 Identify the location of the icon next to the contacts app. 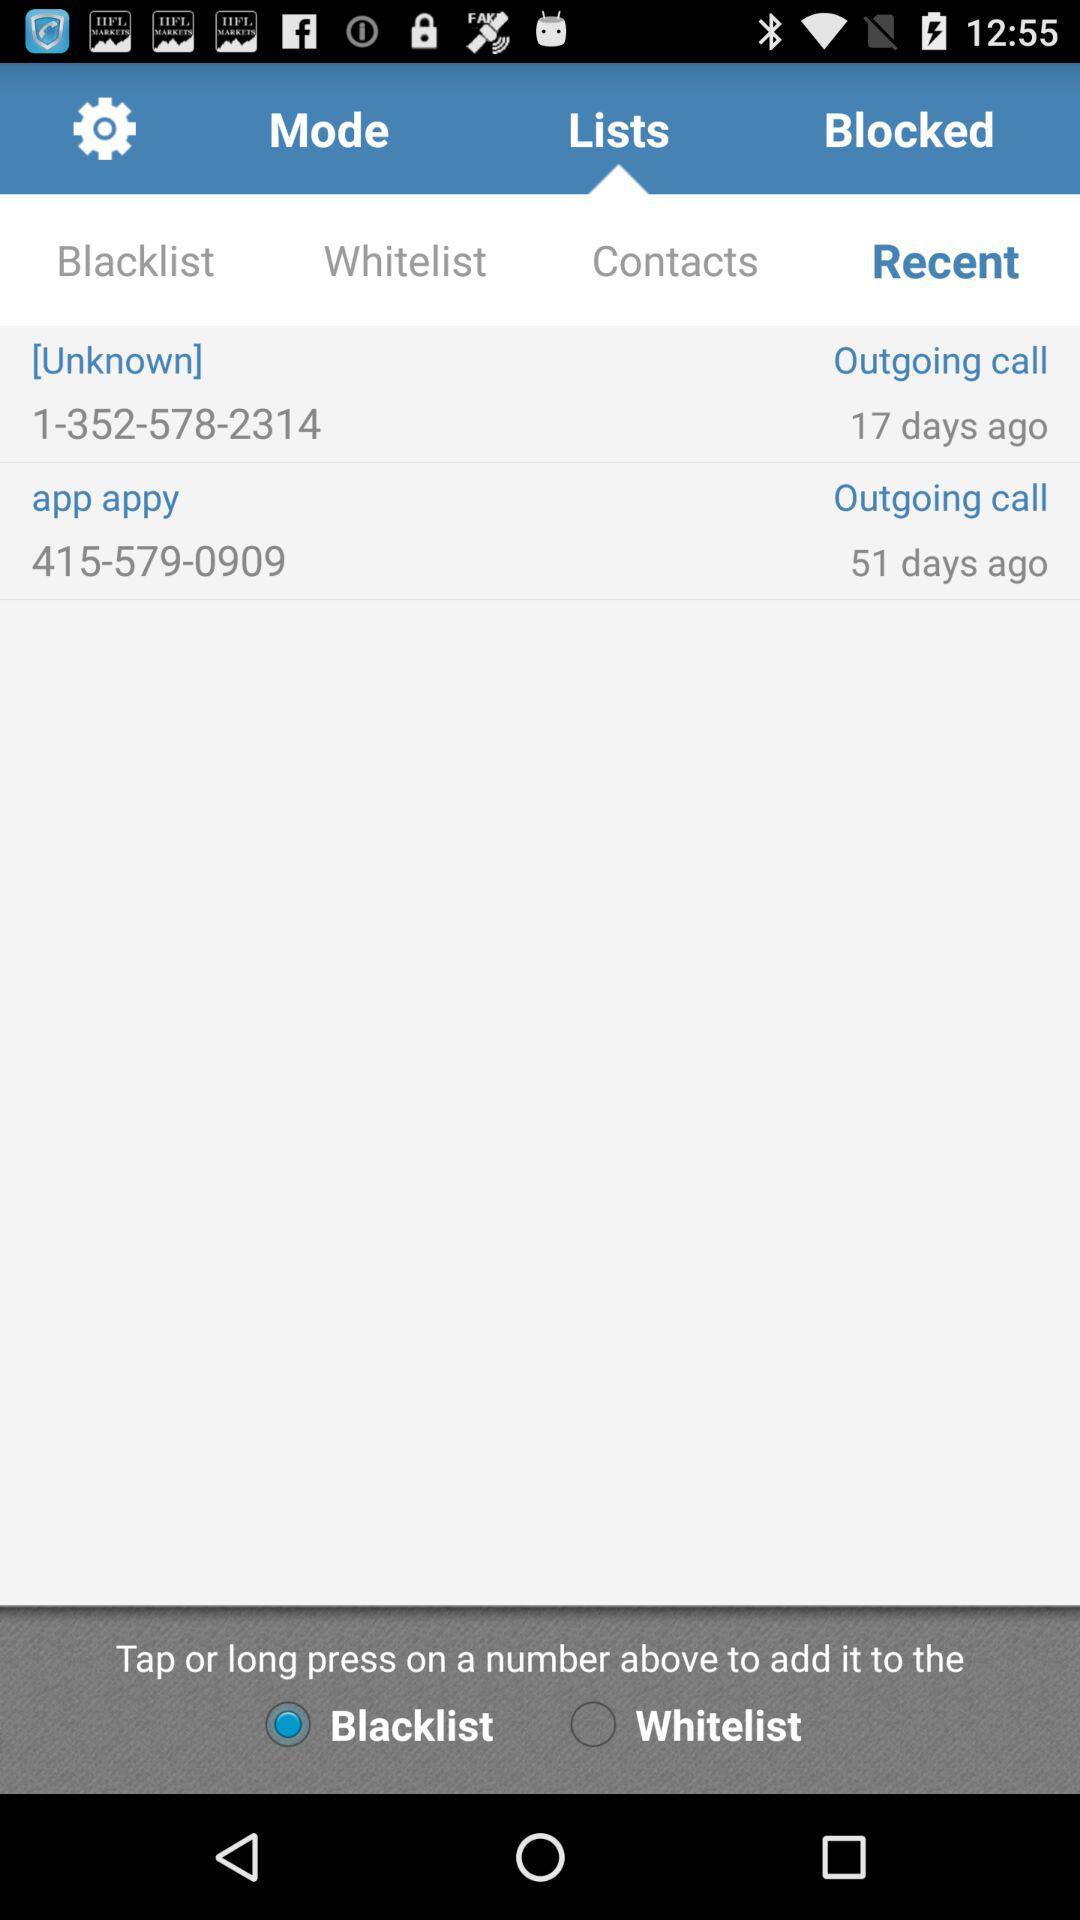
(285, 359).